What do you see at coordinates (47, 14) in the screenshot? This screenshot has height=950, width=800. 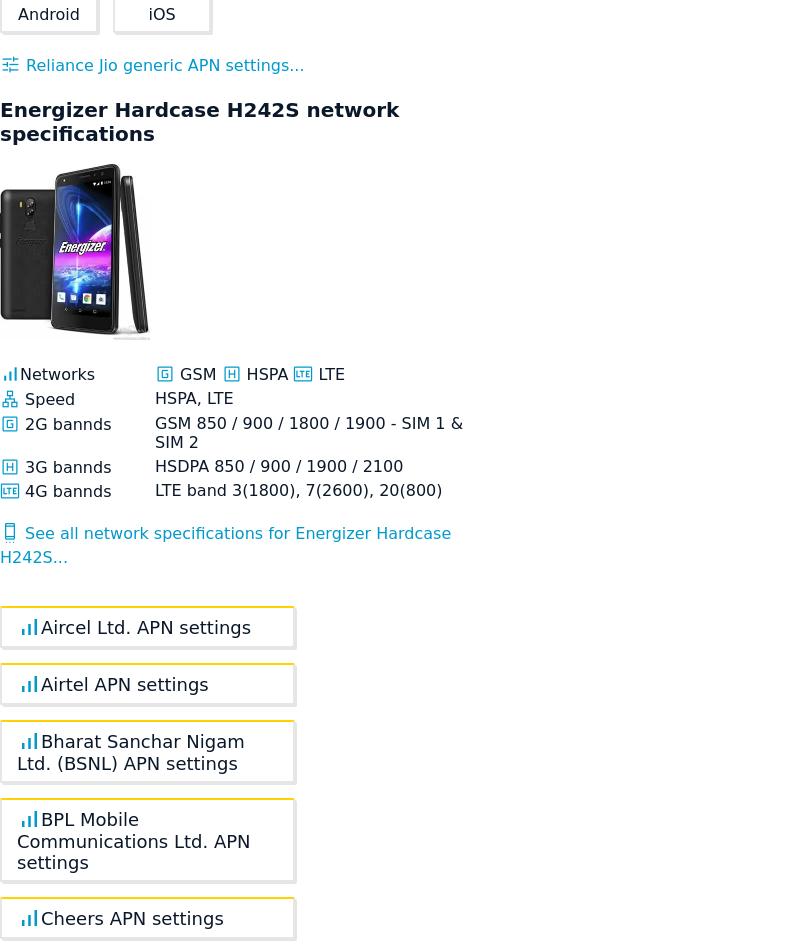 I see `'Android'` at bounding box center [47, 14].